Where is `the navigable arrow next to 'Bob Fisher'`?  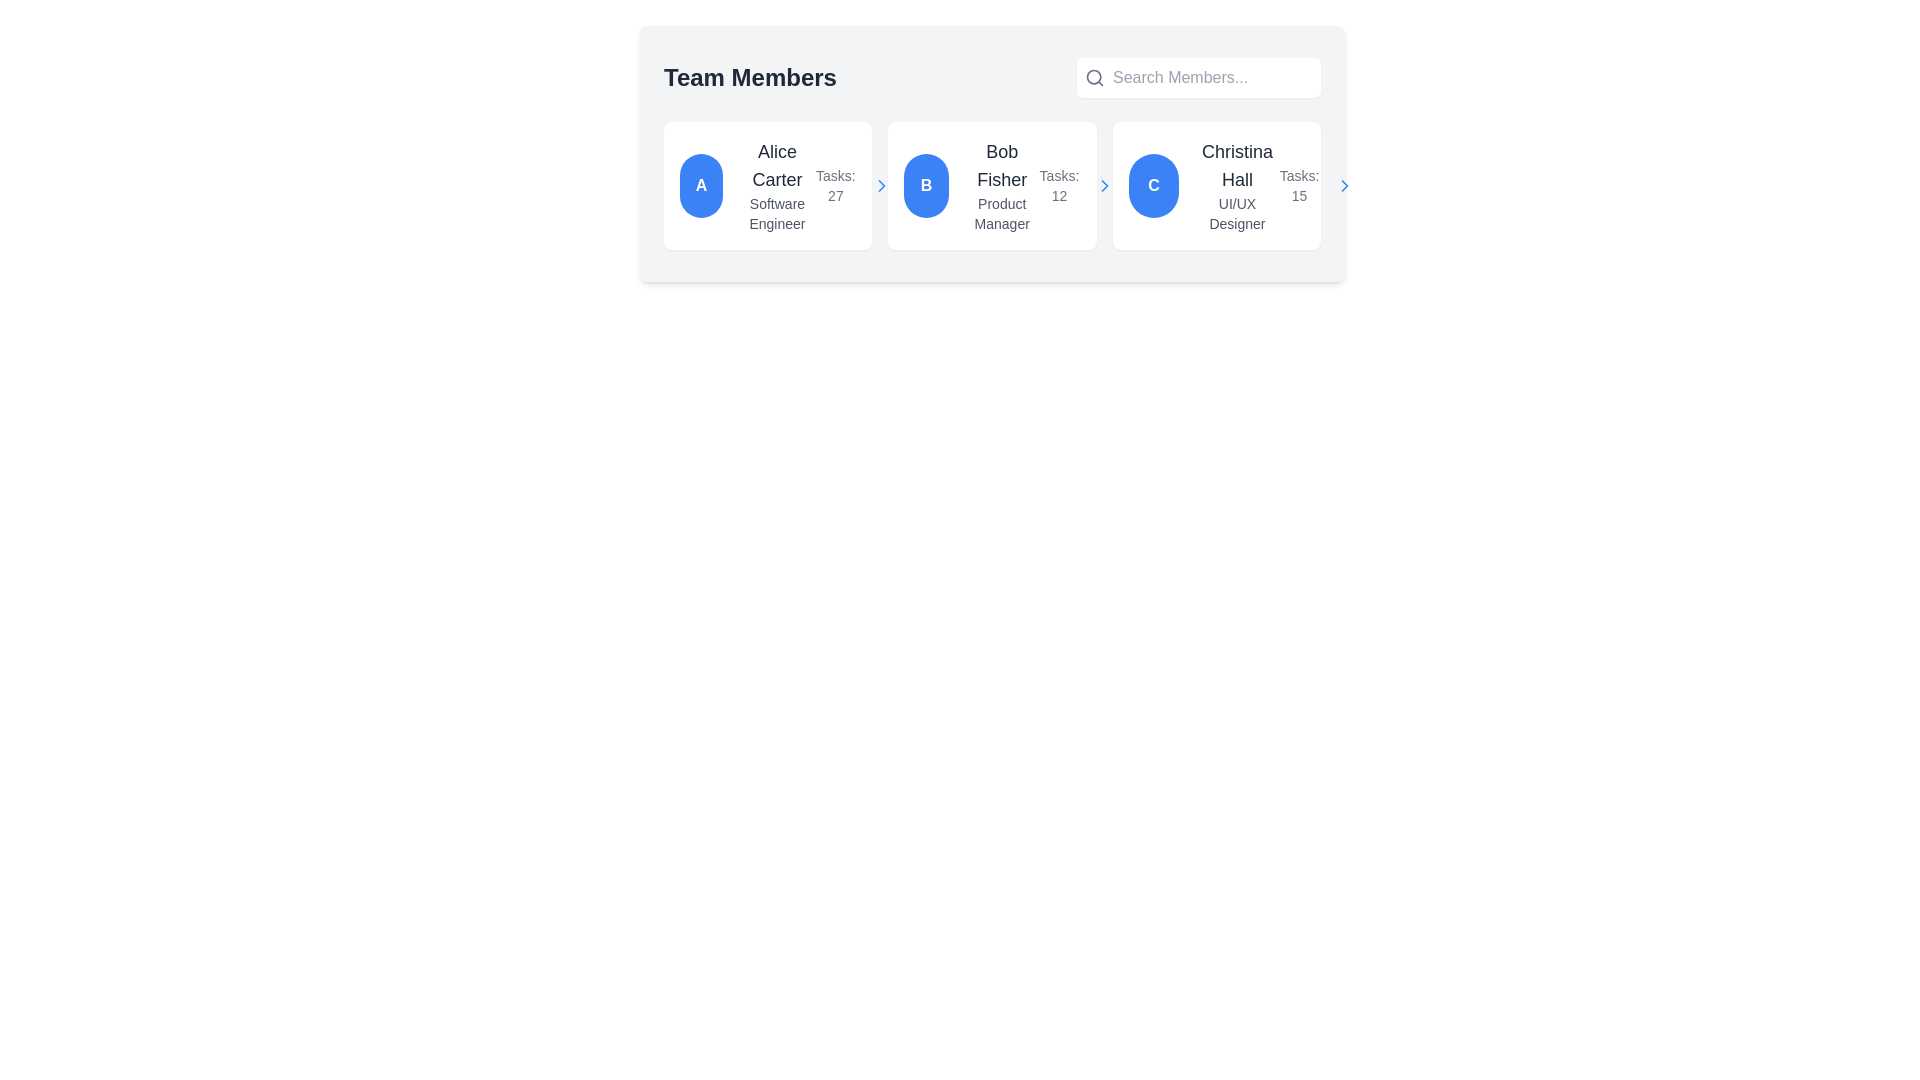
the navigable arrow next to 'Bob Fisher' is located at coordinates (1076, 185).